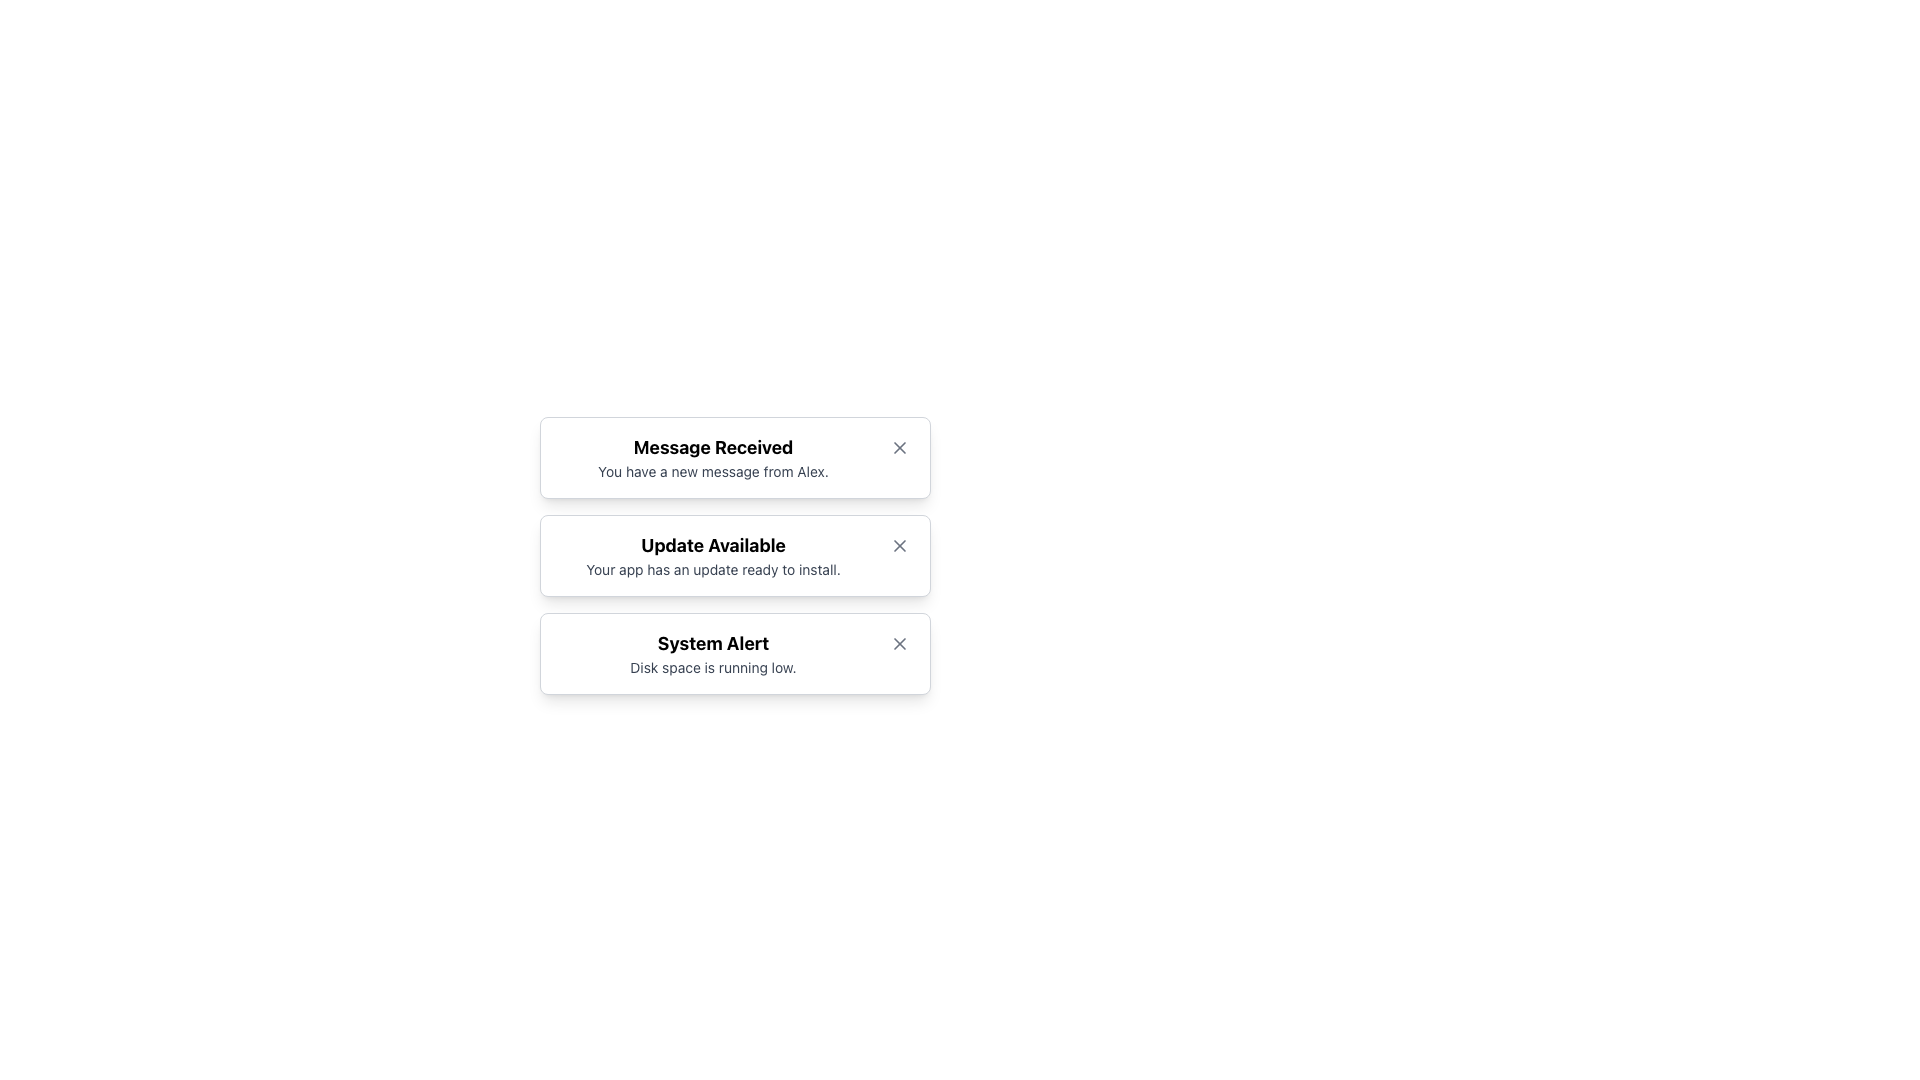  Describe the element at coordinates (899, 644) in the screenshot. I see `the close icon button located at the top-right corner of the 'System Alert' notification card` at that location.